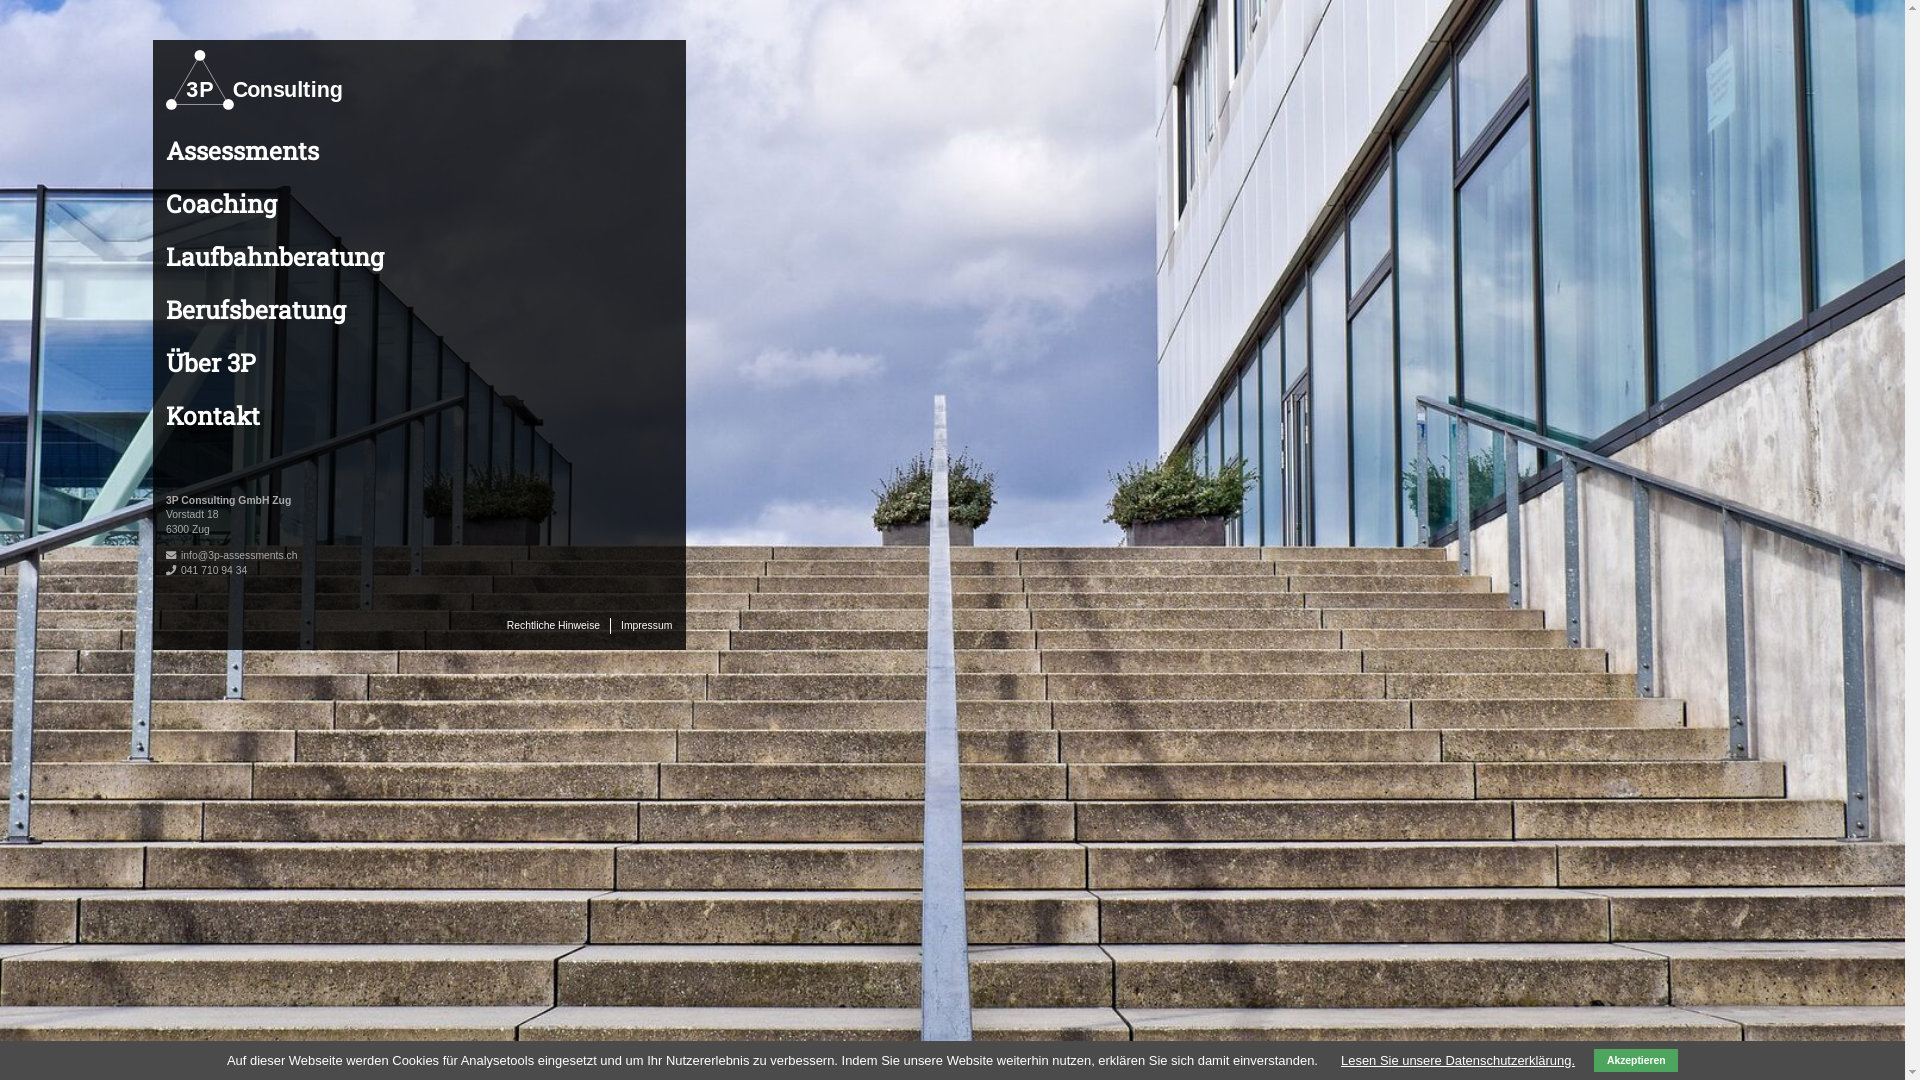 This screenshot has width=1920, height=1080. Describe the element at coordinates (239, 555) in the screenshot. I see `'info@3p-assessments.ch'` at that location.